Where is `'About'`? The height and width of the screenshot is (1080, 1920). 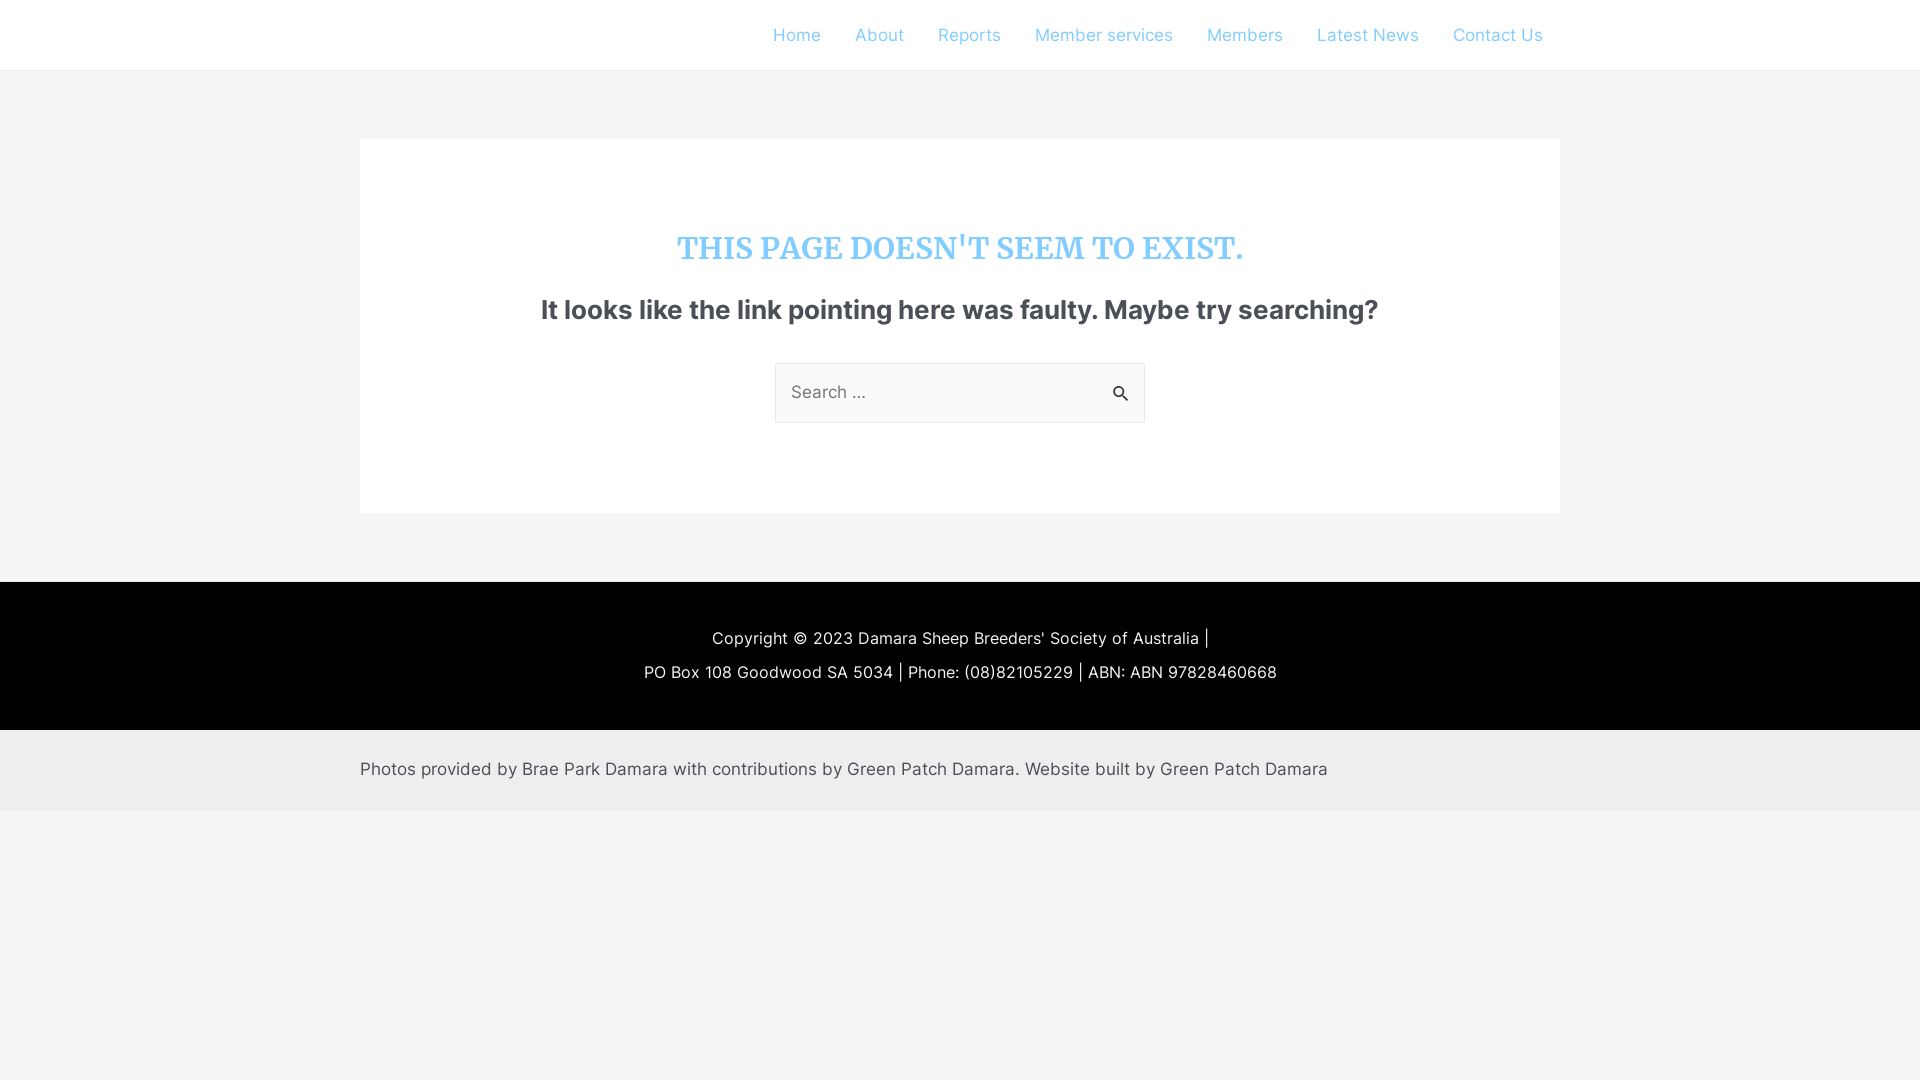
'About' is located at coordinates (879, 34).